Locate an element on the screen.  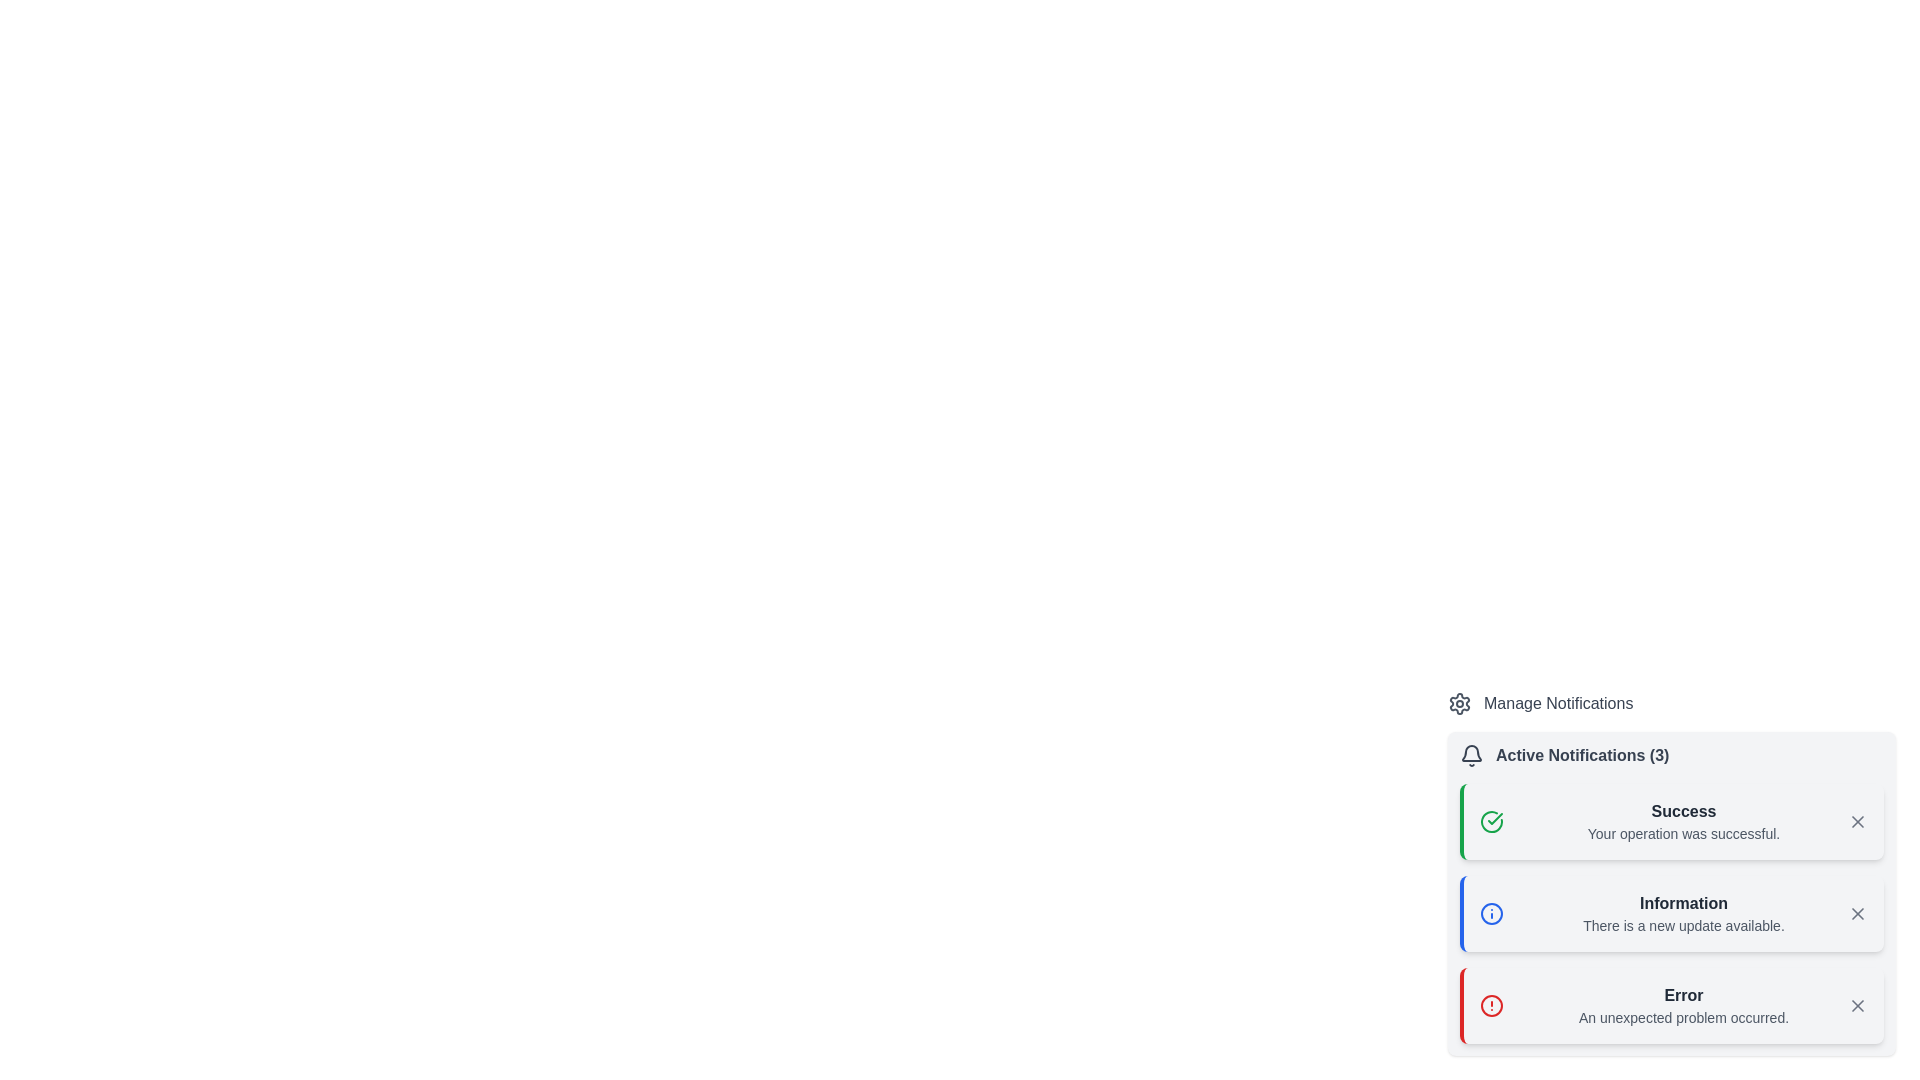
text content of the first notification entry located within the notification component, positioned above the close button and adjacent to the green success icon is located at coordinates (1683, 821).